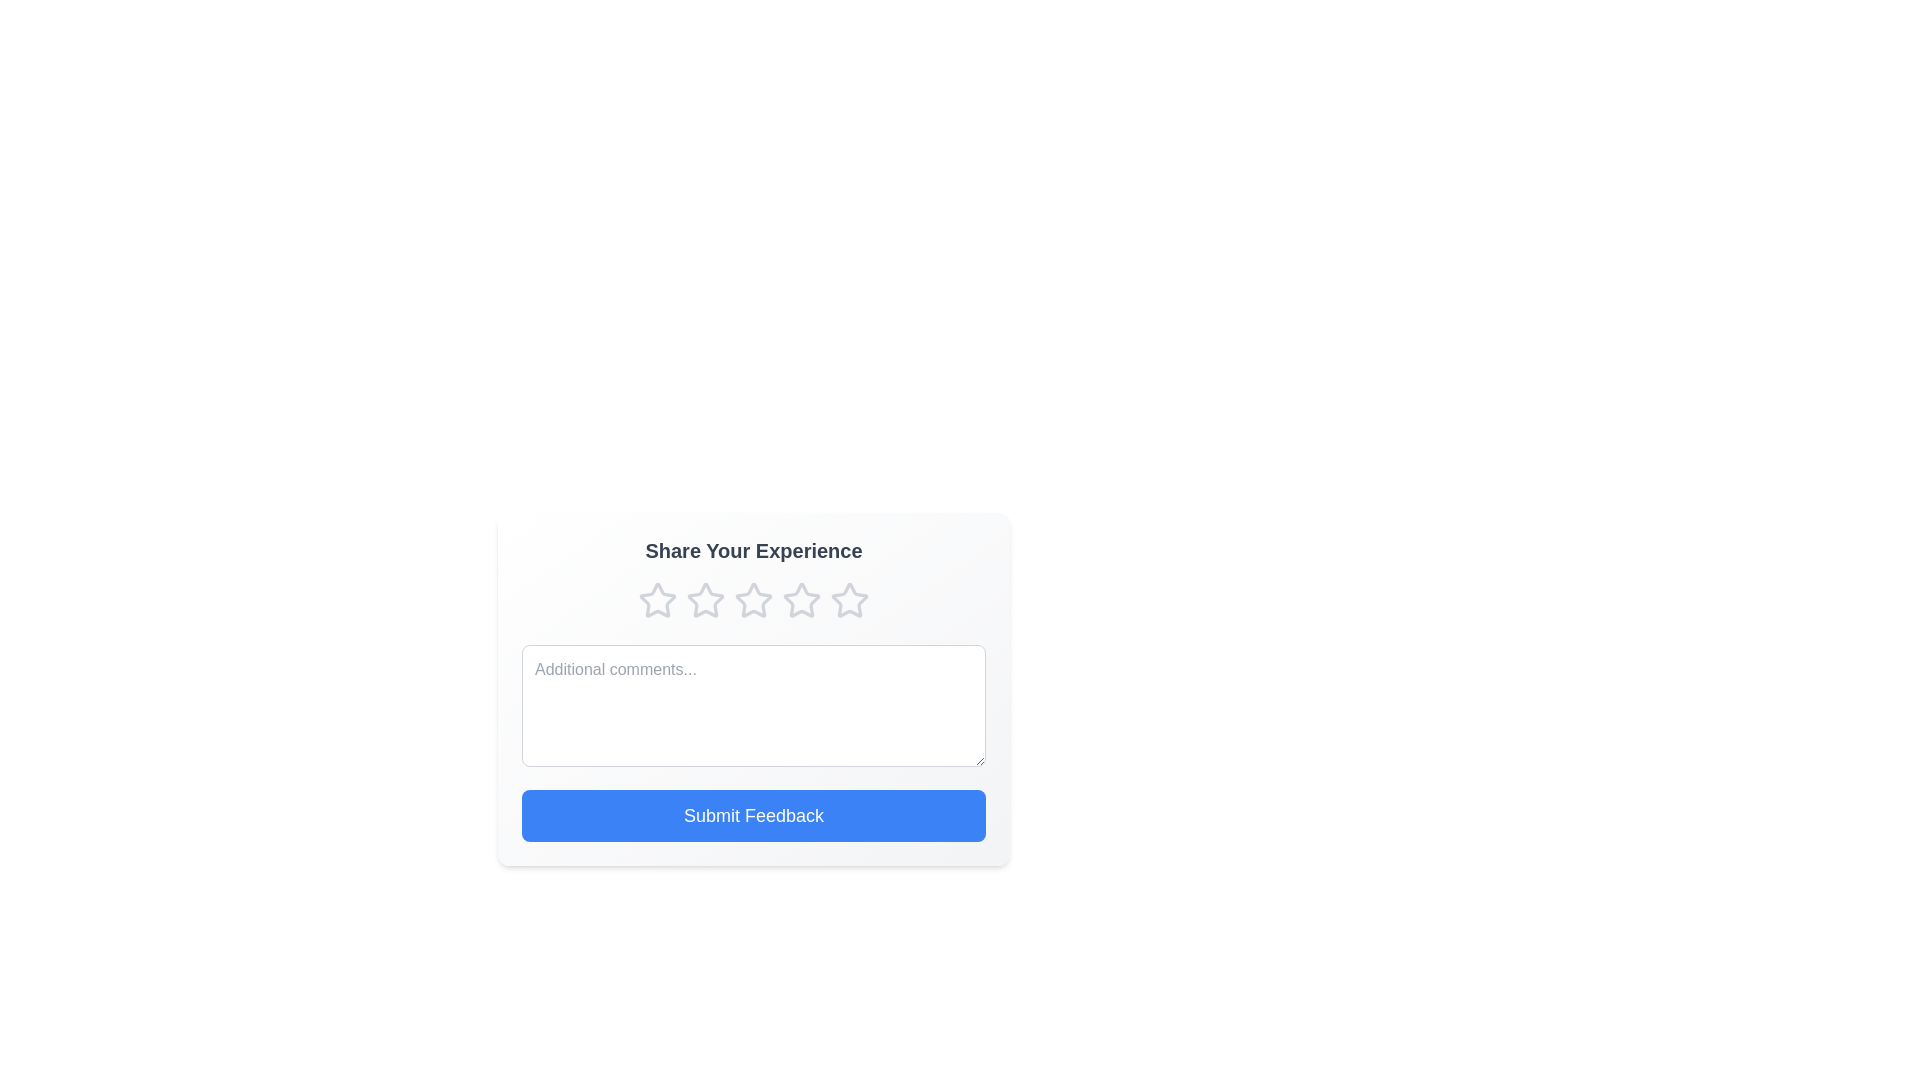  Describe the element at coordinates (657, 599) in the screenshot. I see `the first star-shaped rating icon in the feedback section, located below the 'Share Your Experience' text` at that location.